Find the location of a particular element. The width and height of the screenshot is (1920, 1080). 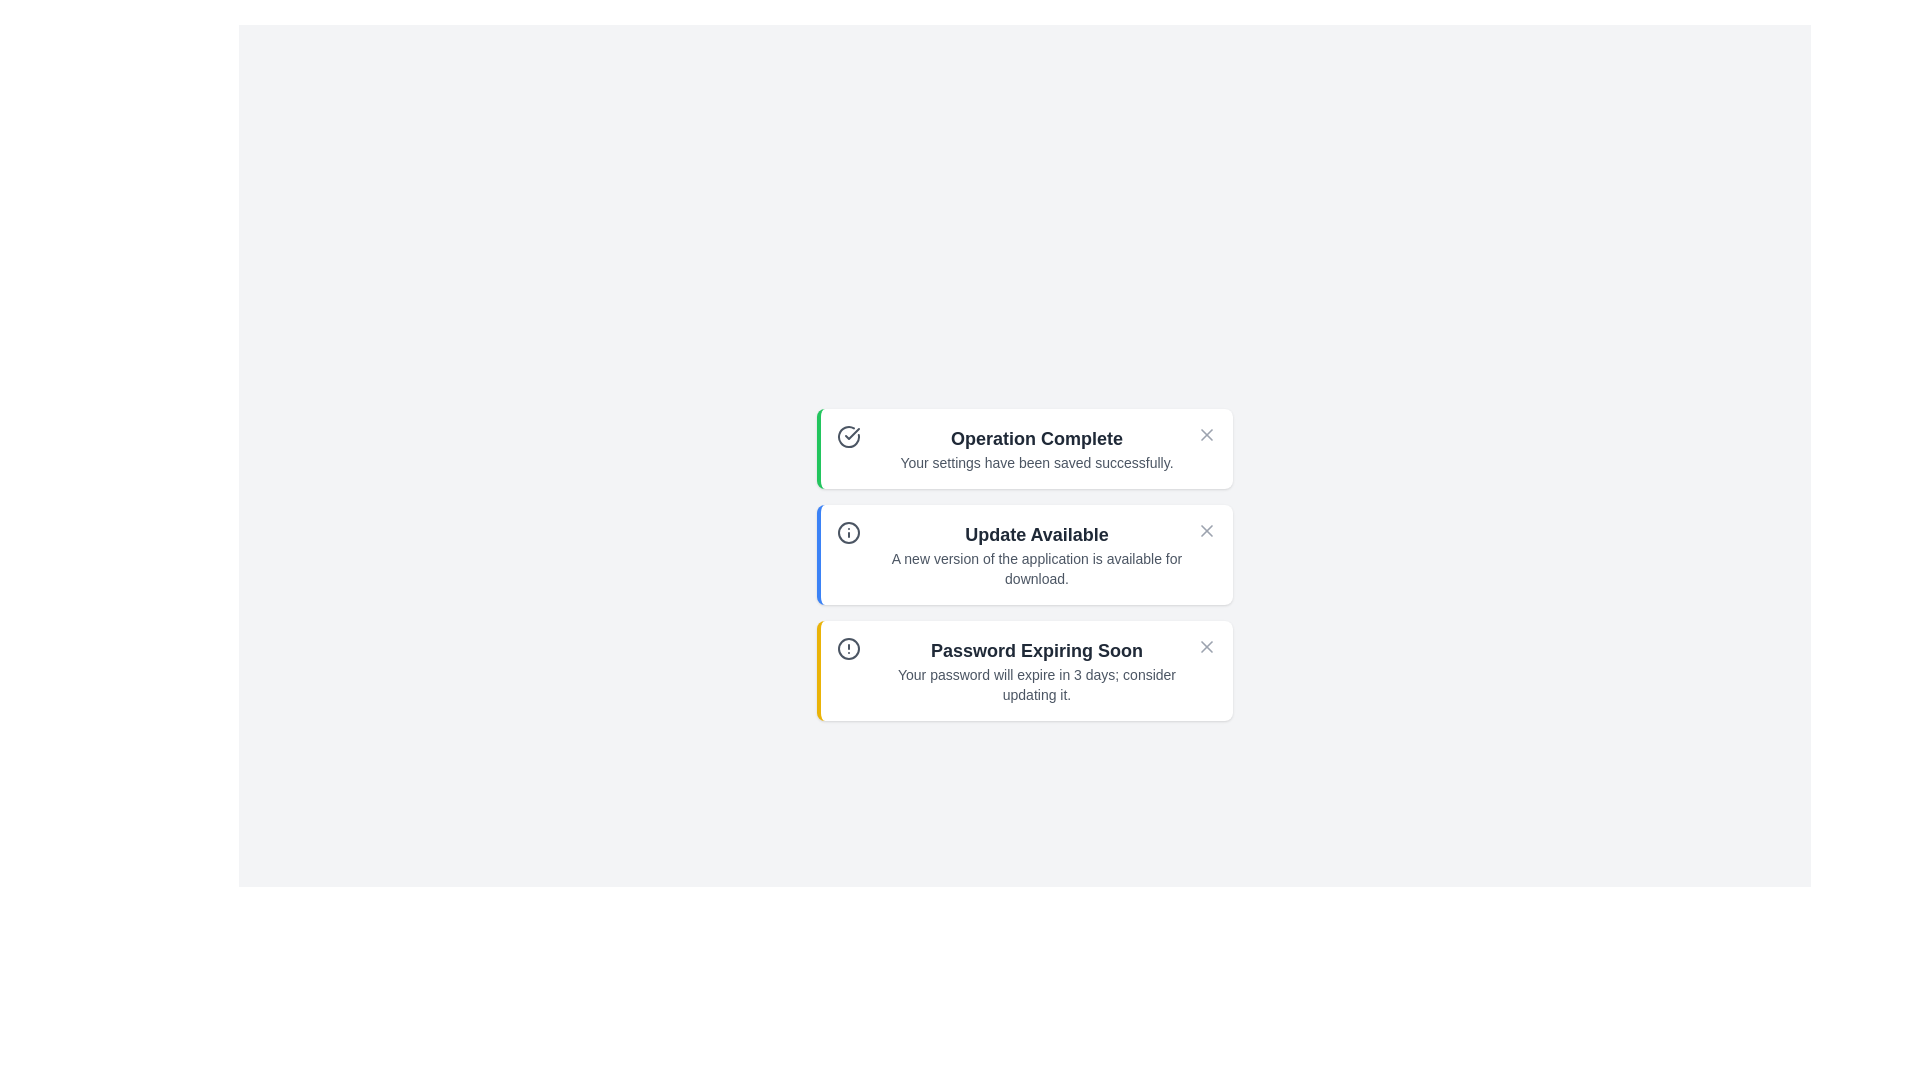

the circular checkmark icon located within the 'Operation Complete' notification card, positioned to the left of the text content is located at coordinates (849, 435).